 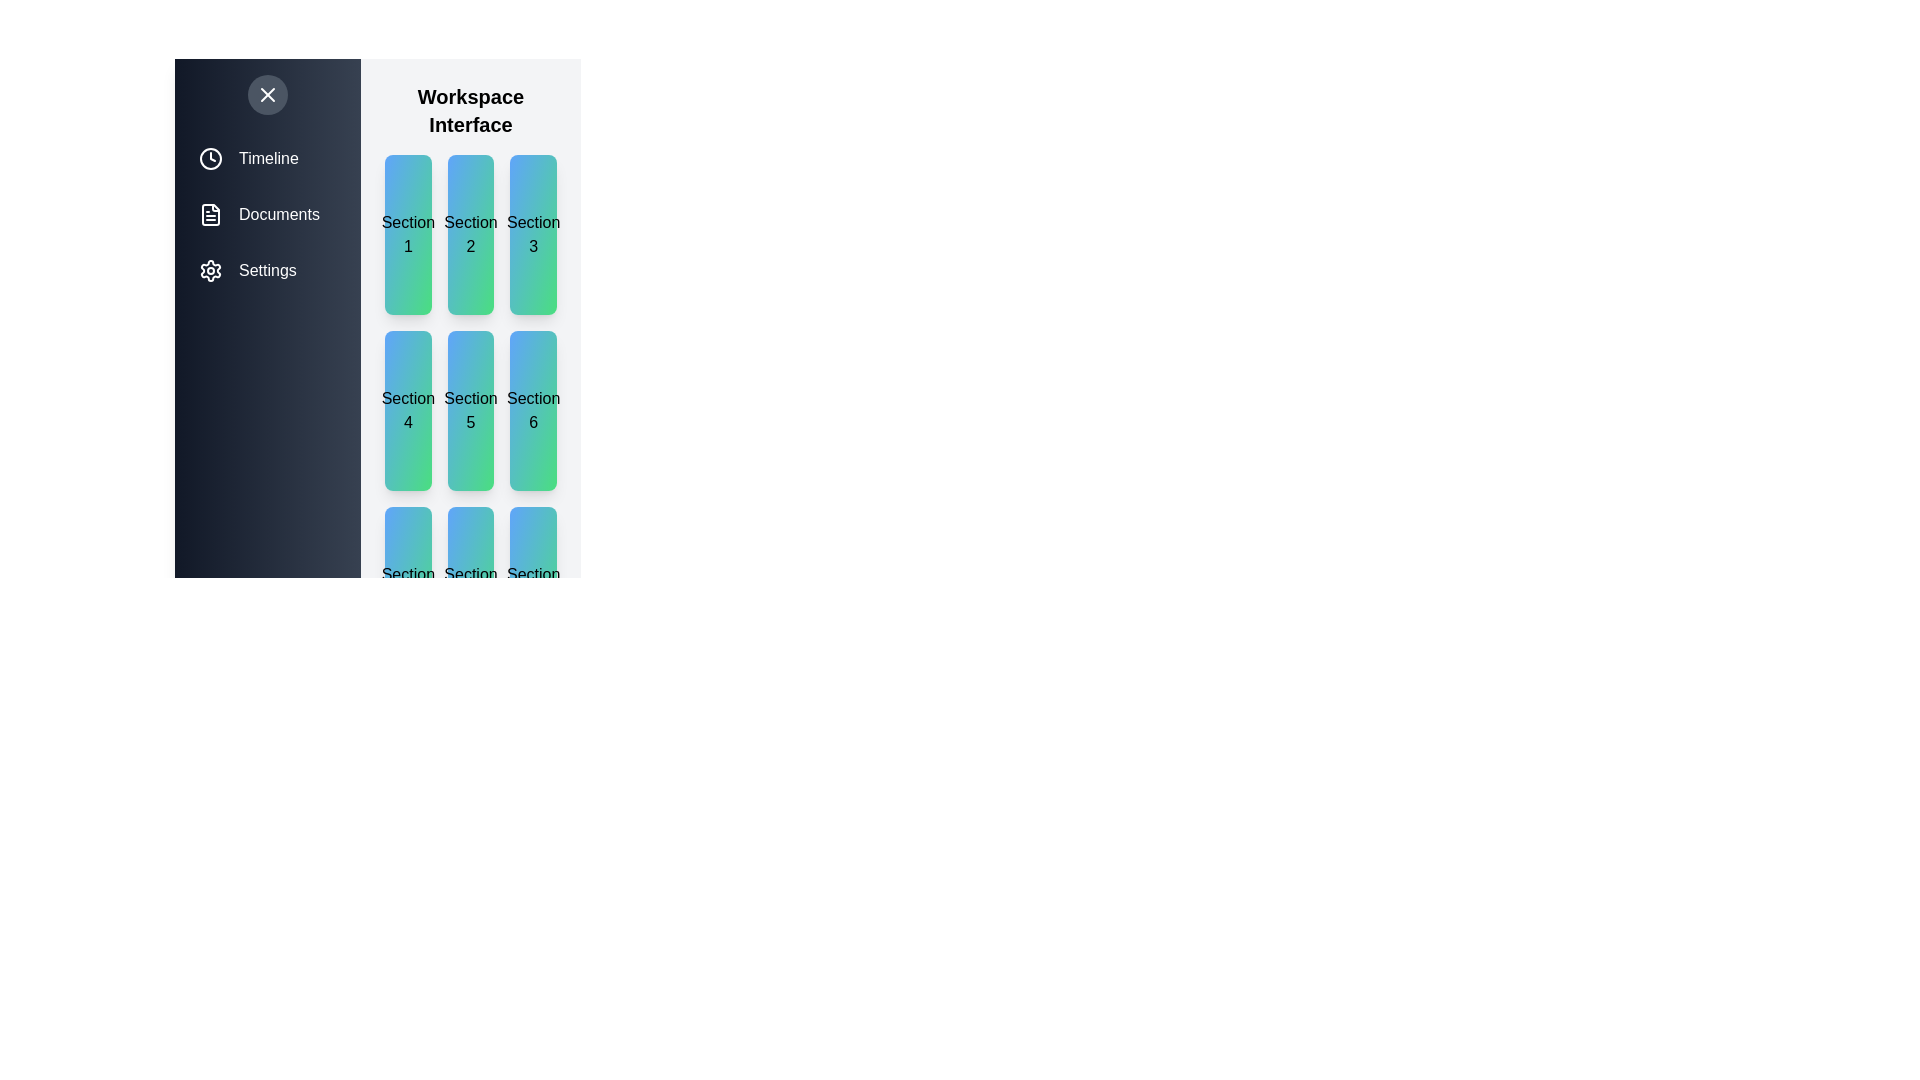 What do you see at coordinates (407, 234) in the screenshot?
I see `the text 'Section 1' to highlight a word` at bounding box center [407, 234].